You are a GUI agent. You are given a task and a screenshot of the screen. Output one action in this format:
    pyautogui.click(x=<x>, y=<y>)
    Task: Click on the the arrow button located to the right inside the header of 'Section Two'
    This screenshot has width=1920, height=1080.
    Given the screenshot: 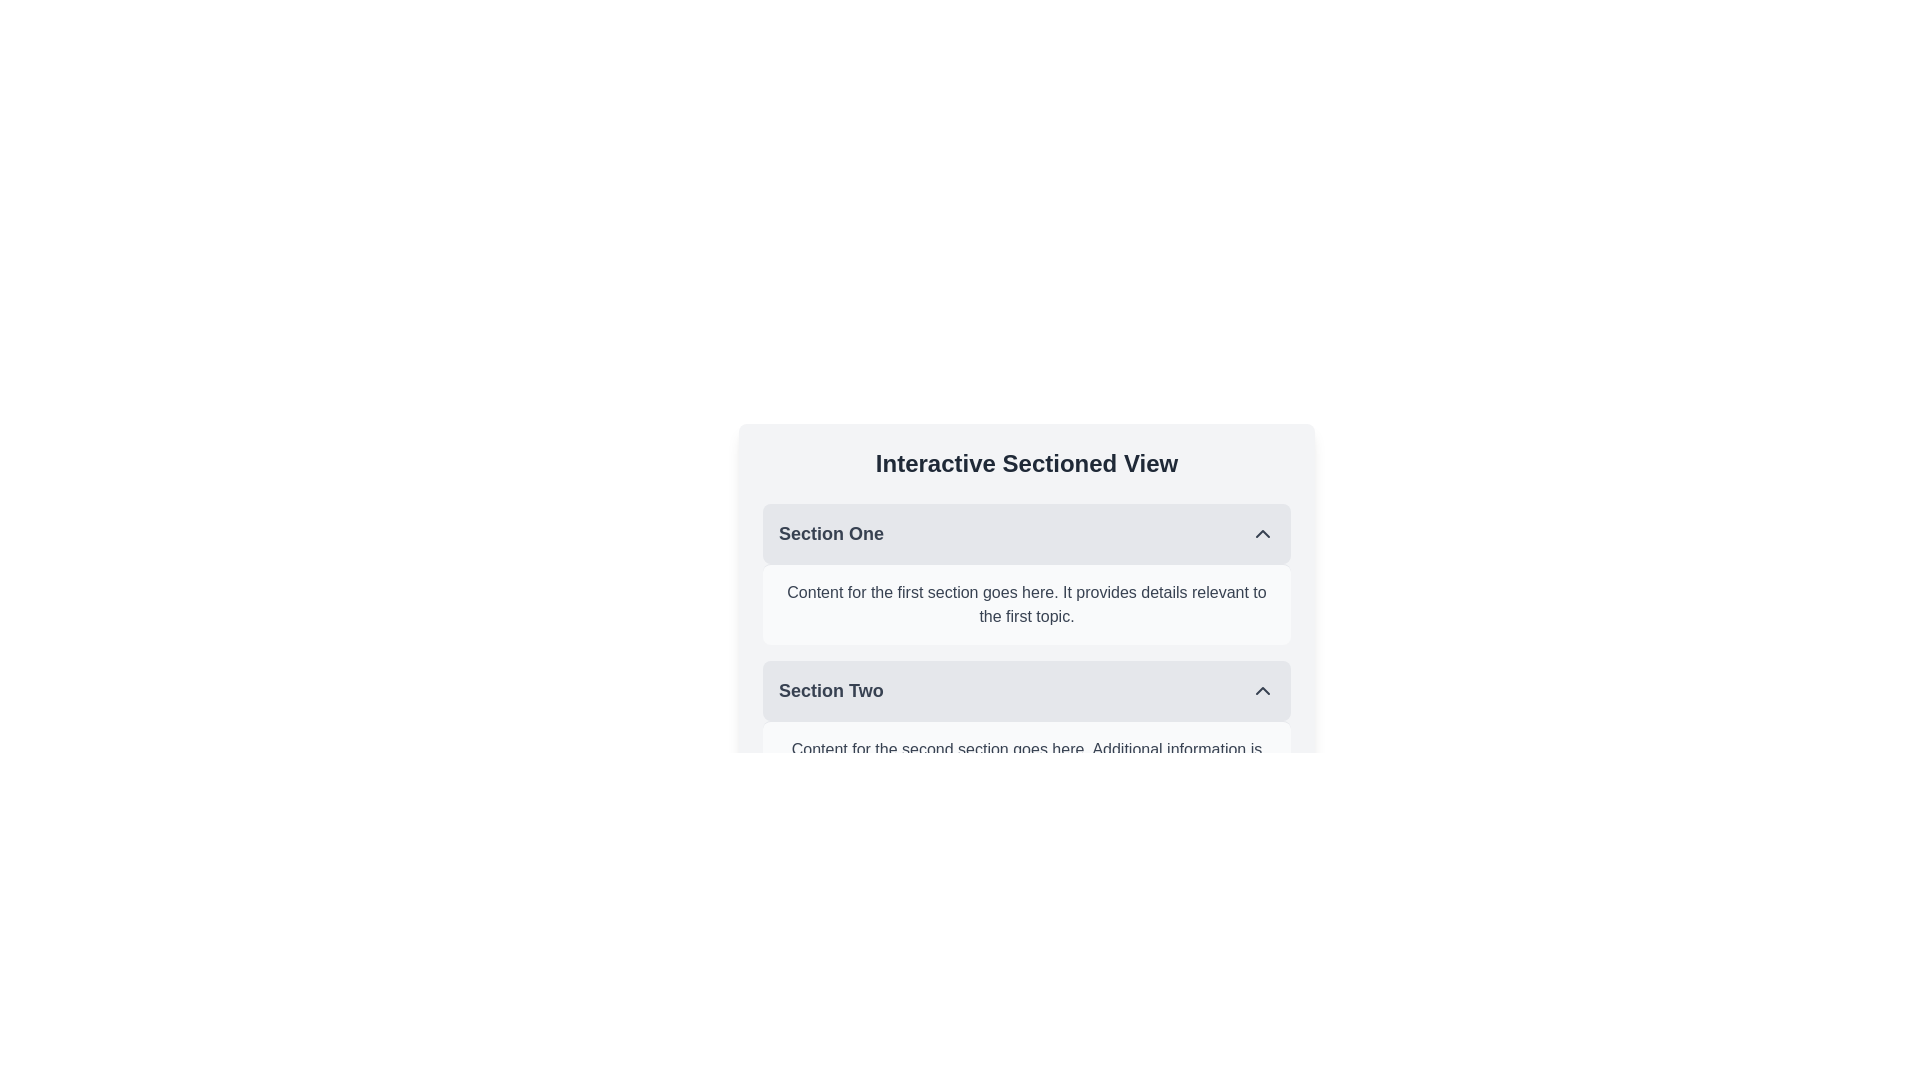 What is the action you would take?
    pyautogui.click(x=1261, y=689)
    